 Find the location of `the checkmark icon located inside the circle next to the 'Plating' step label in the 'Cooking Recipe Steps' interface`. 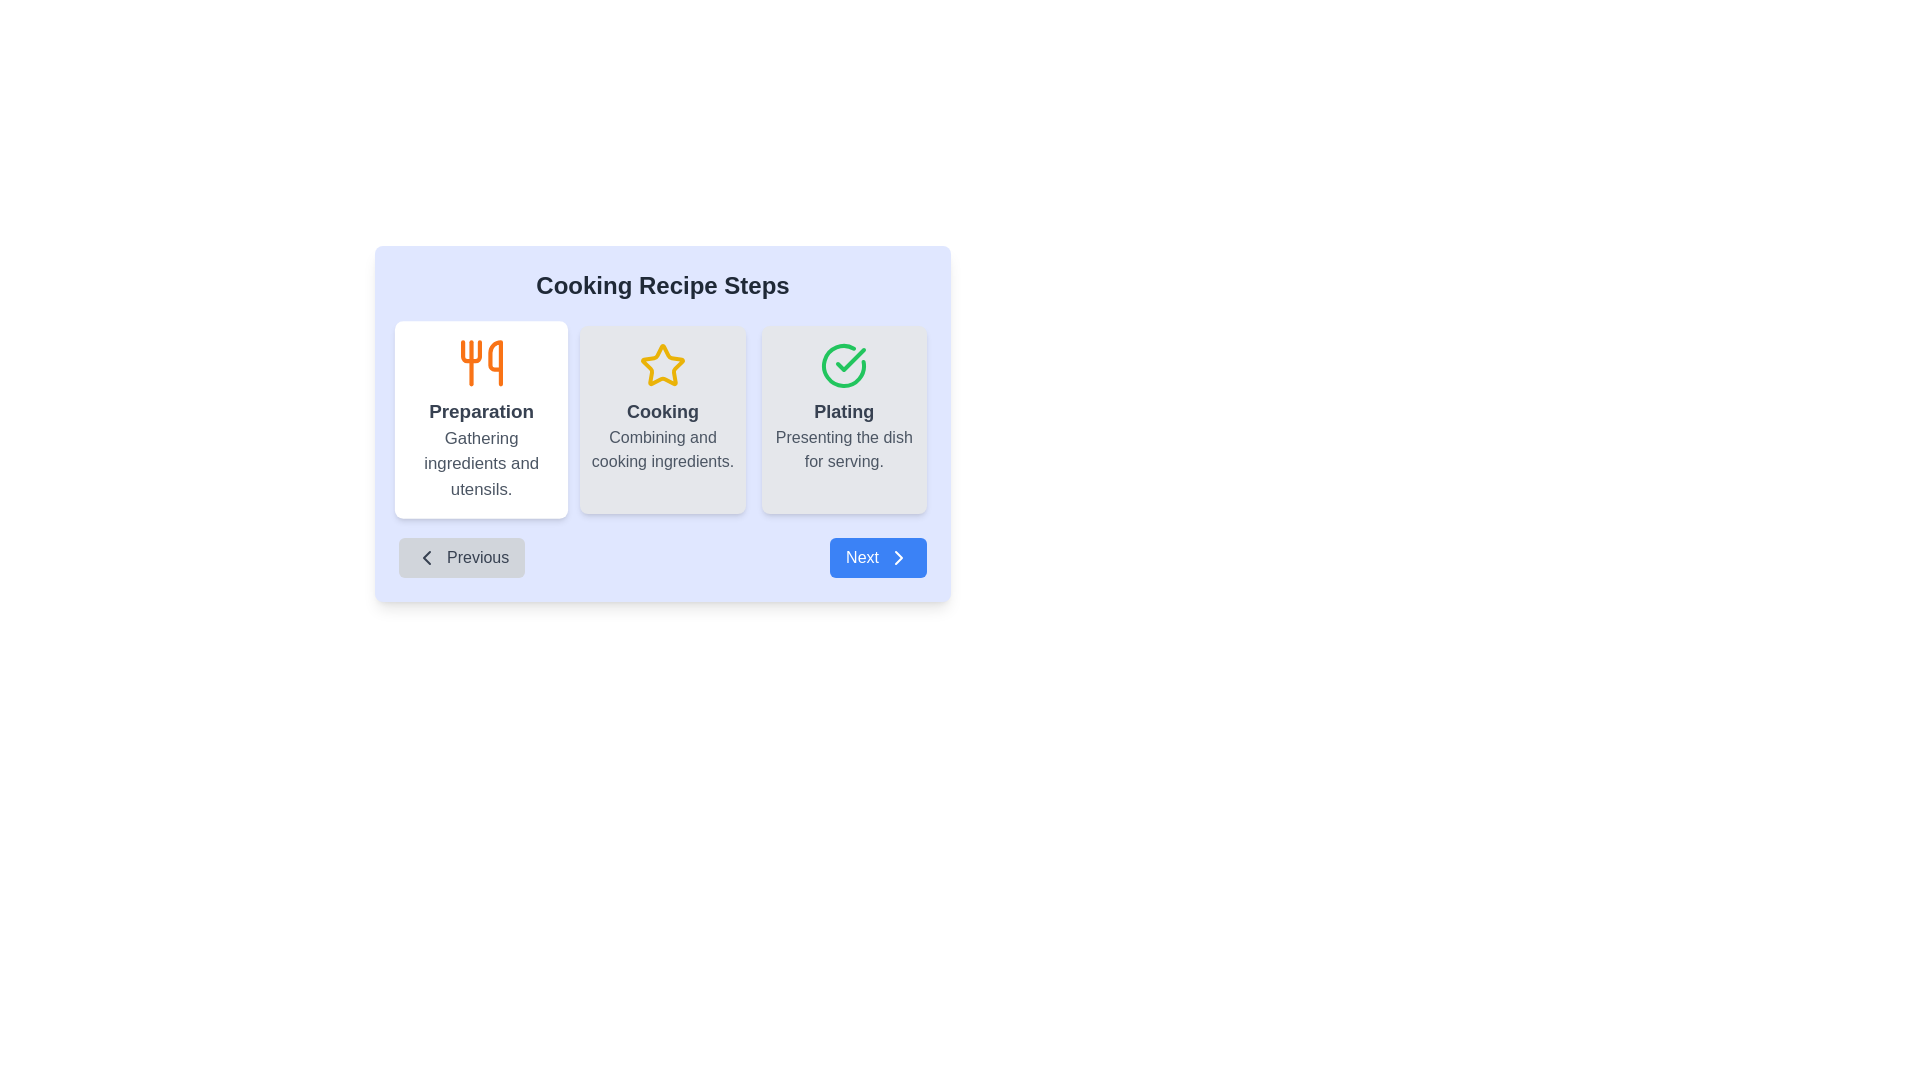

the checkmark icon located inside the circle next to the 'Plating' step label in the 'Cooking Recipe Steps' interface is located at coordinates (851, 358).